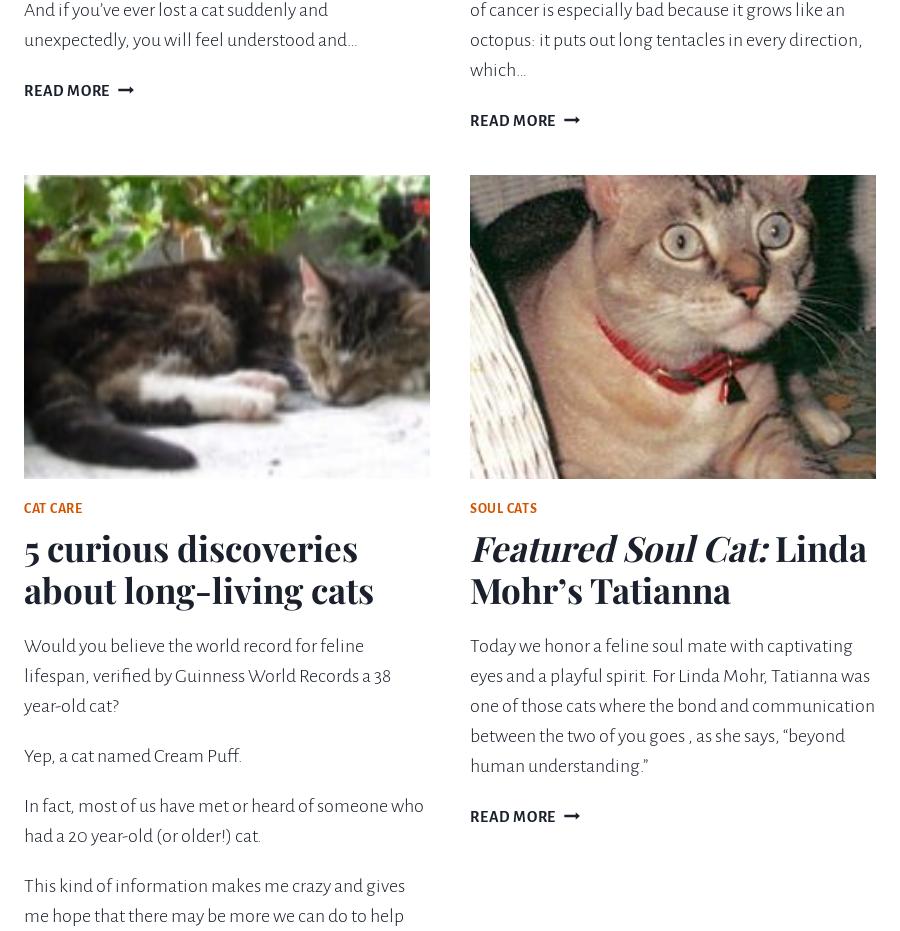  Describe the element at coordinates (23, 508) in the screenshot. I see `'Cat Care'` at that location.